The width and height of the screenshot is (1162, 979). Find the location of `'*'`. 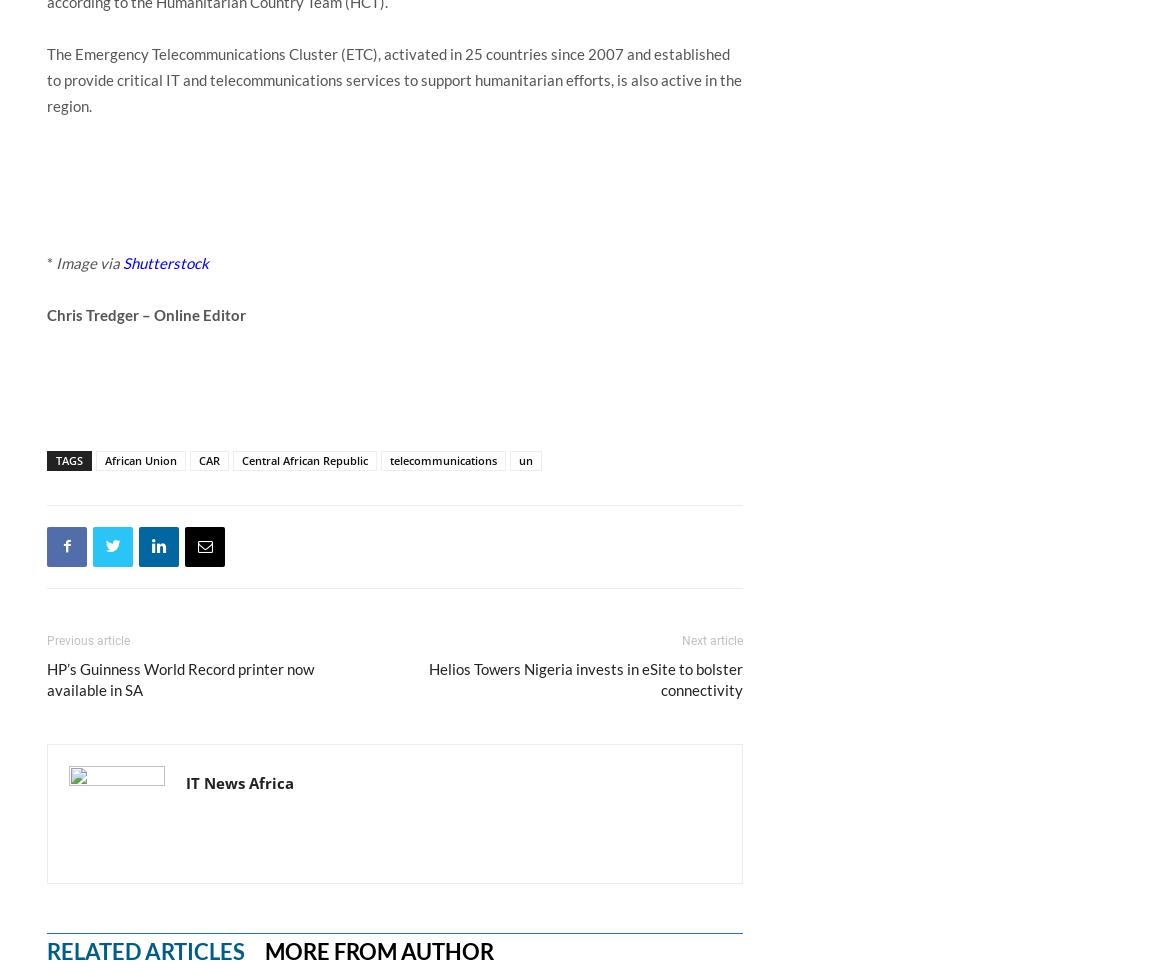

'*' is located at coordinates (50, 261).